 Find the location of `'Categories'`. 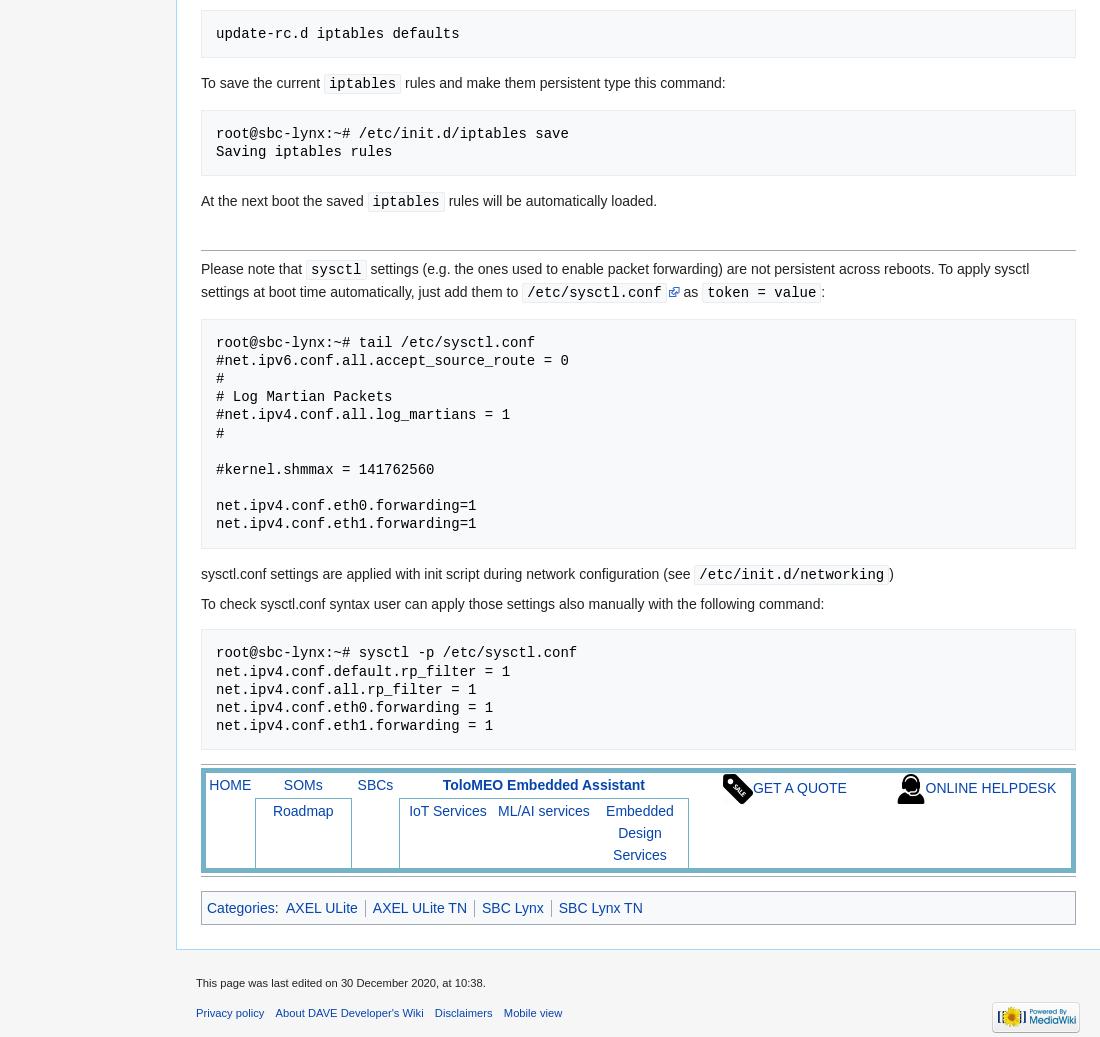

'Categories' is located at coordinates (240, 906).